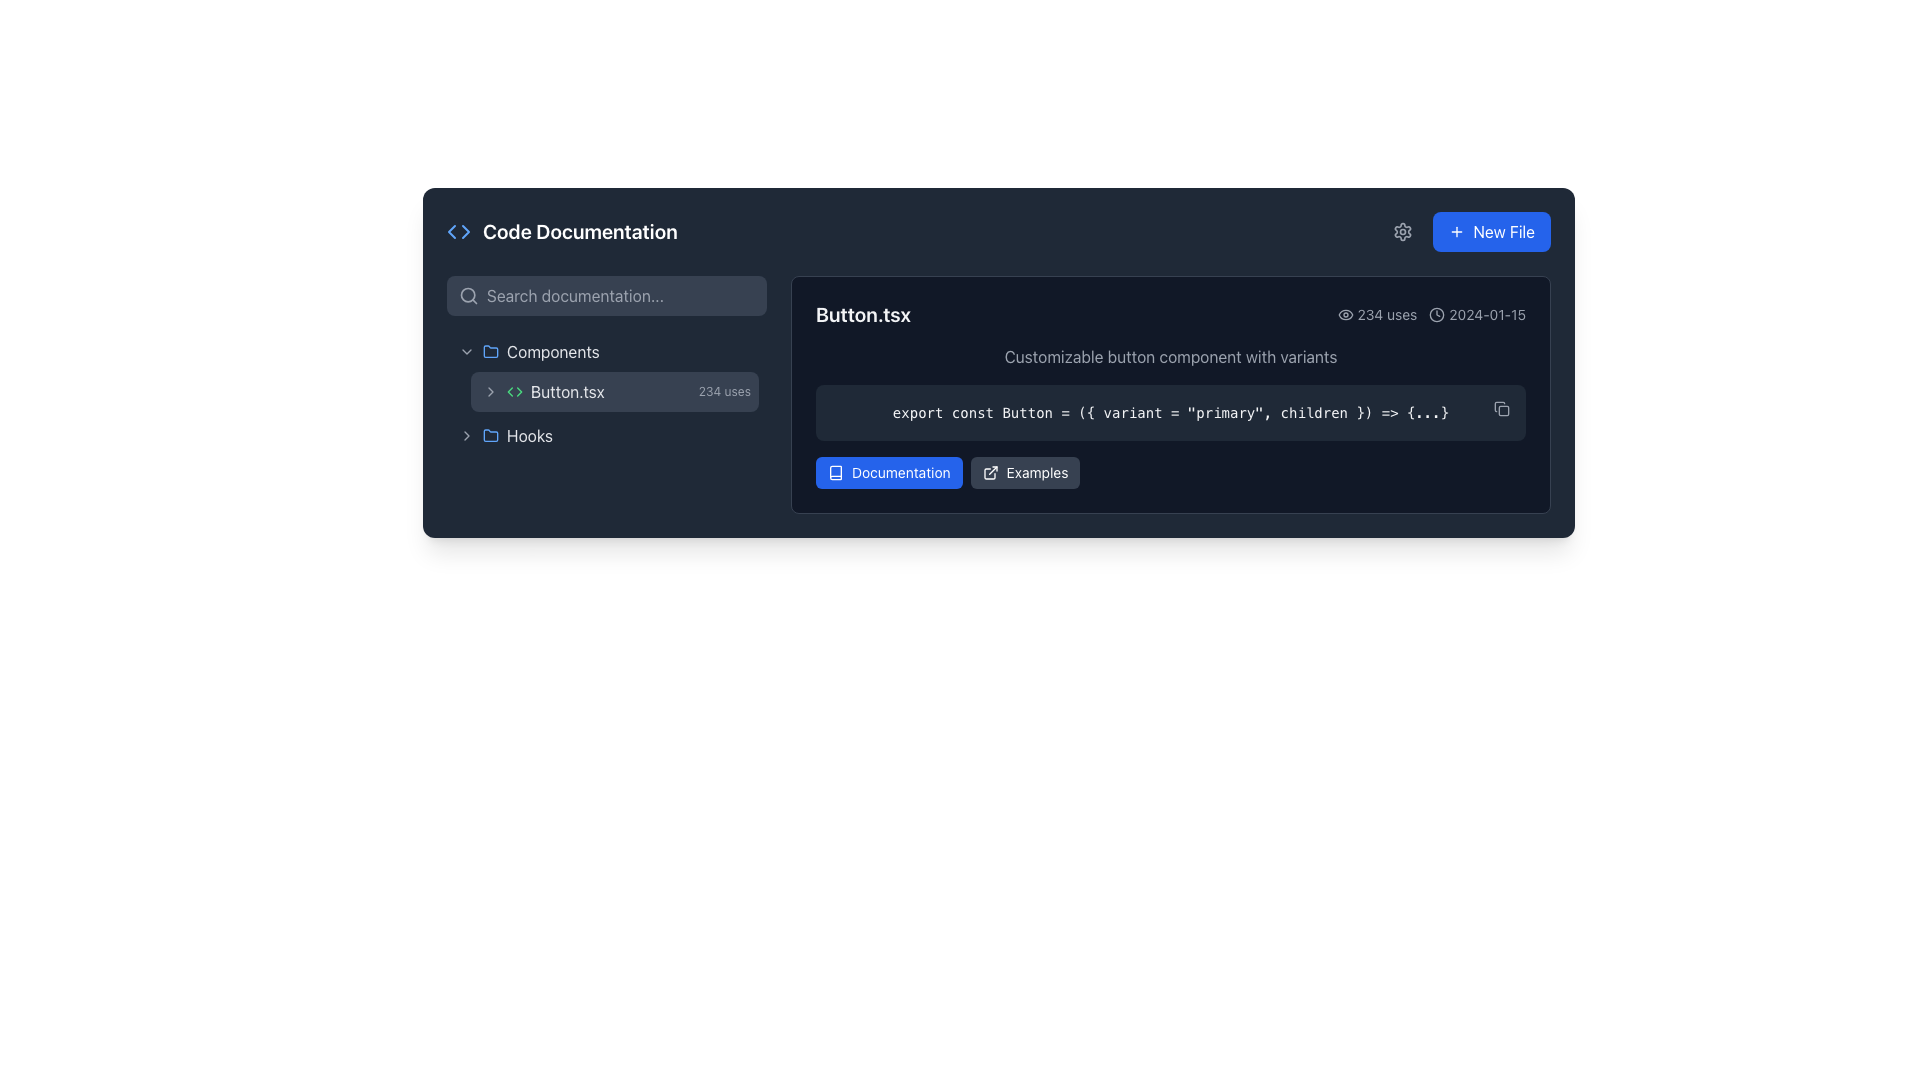  I want to click on the 'Button.tsx' file entry in the Components section, so click(602, 371).